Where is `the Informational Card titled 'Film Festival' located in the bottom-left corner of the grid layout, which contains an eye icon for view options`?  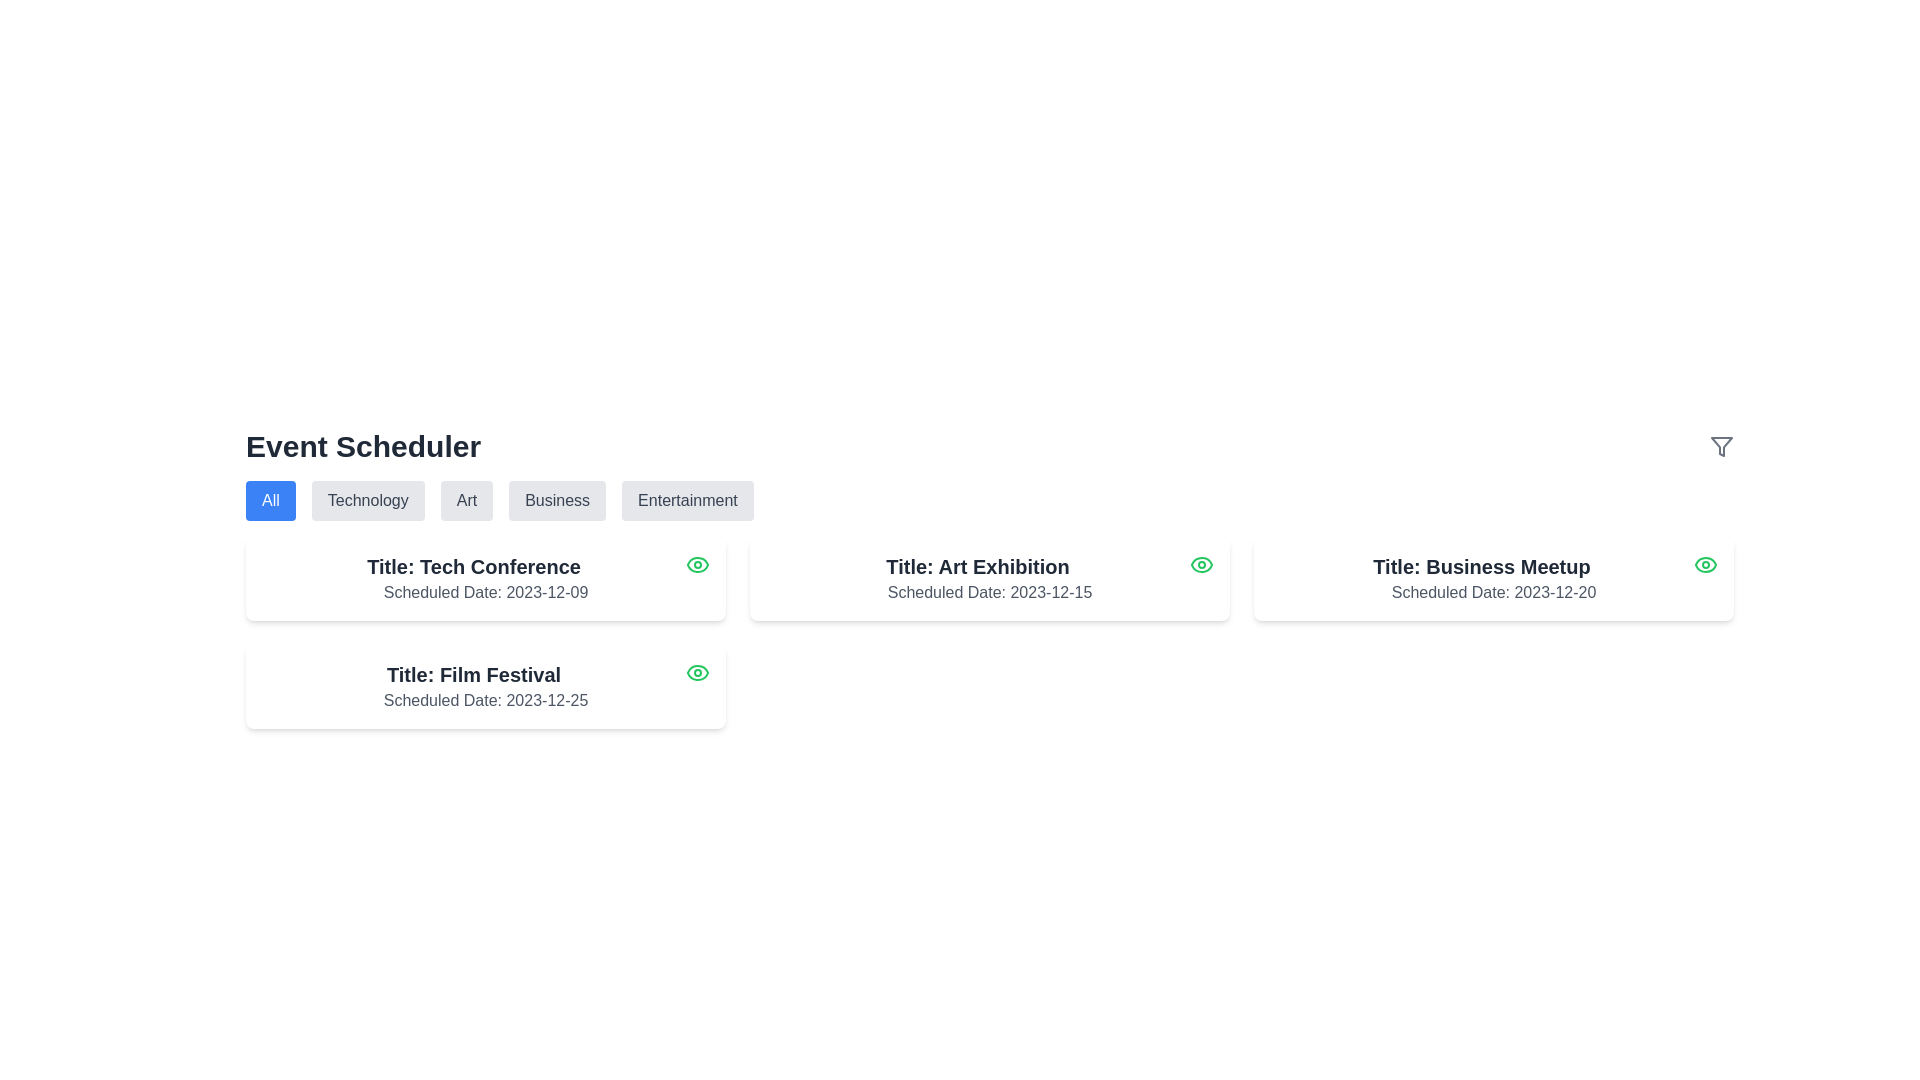 the Informational Card titled 'Film Festival' located in the bottom-left corner of the grid layout, which contains an eye icon for view options is located at coordinates (485, 685).